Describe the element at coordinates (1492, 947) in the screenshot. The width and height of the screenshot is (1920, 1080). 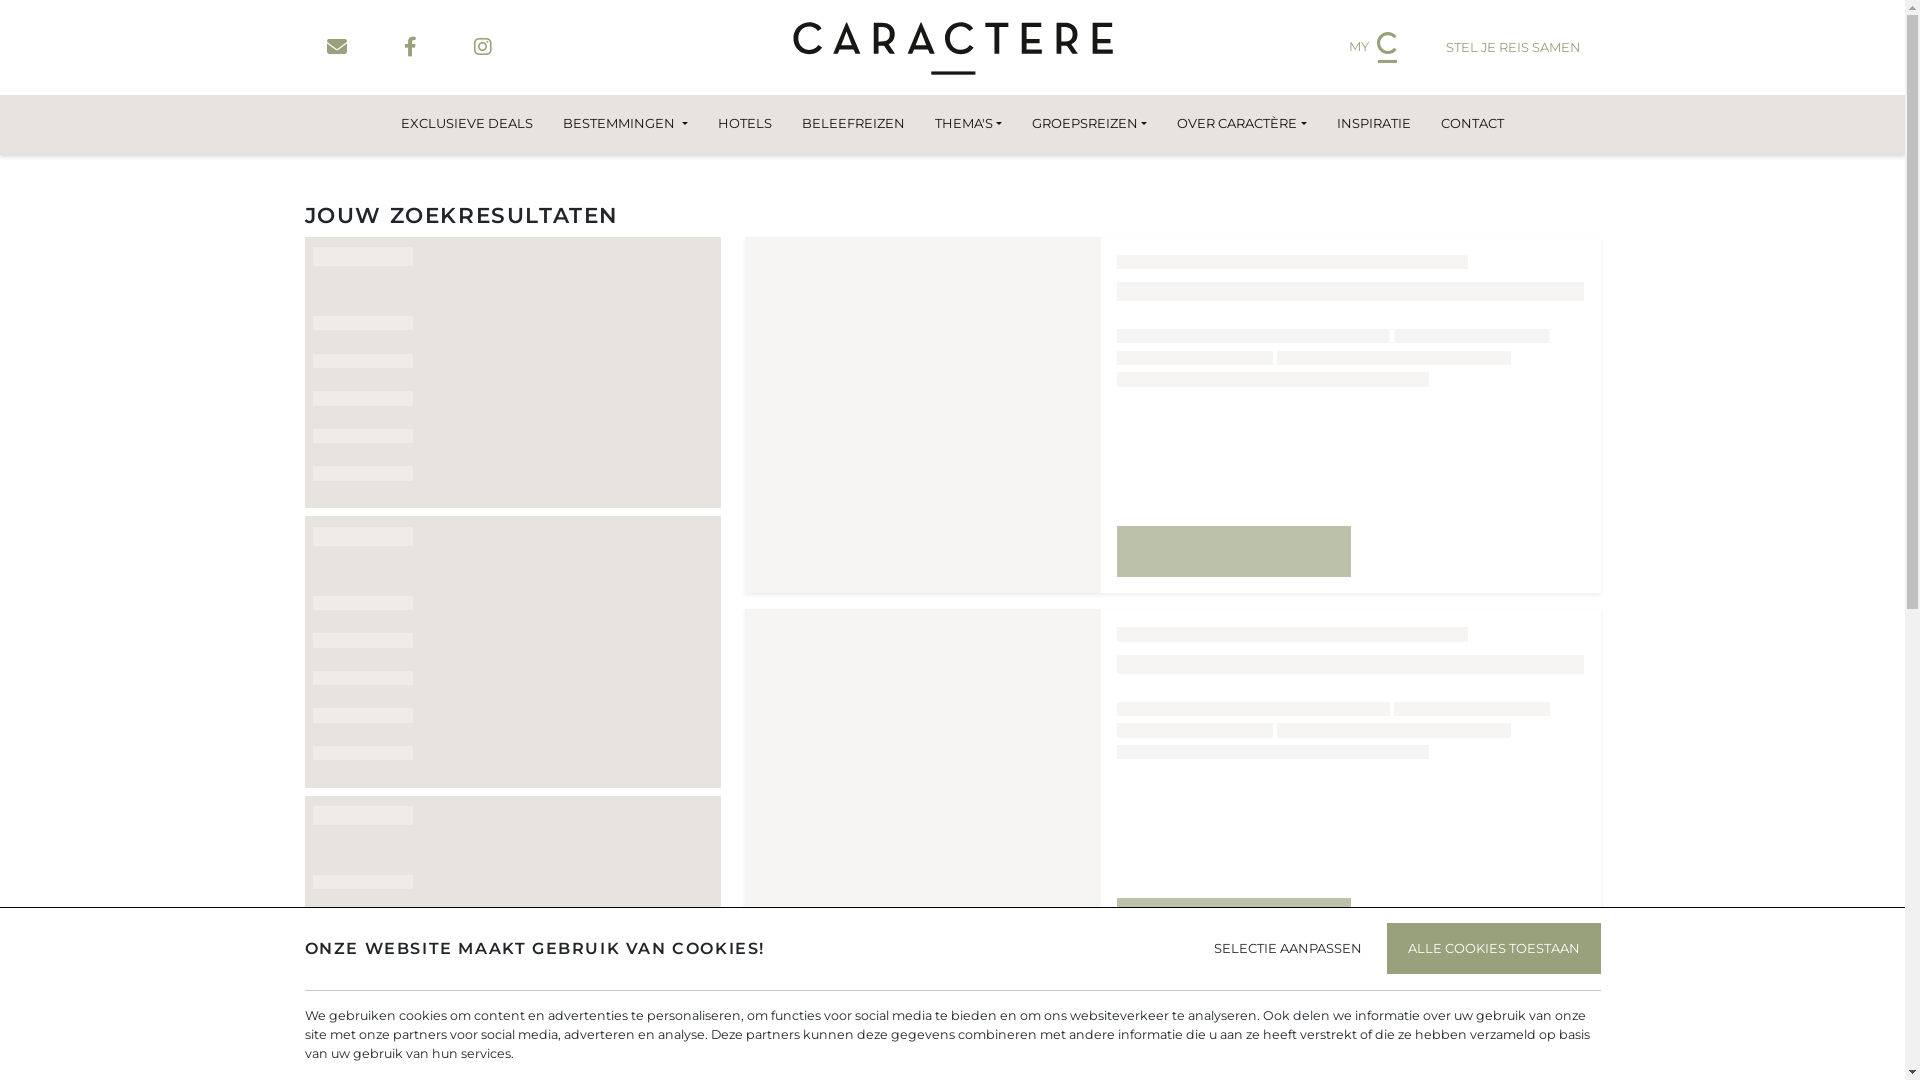
I see `'ALLE COOKIES TOESTAAN'` at that location.